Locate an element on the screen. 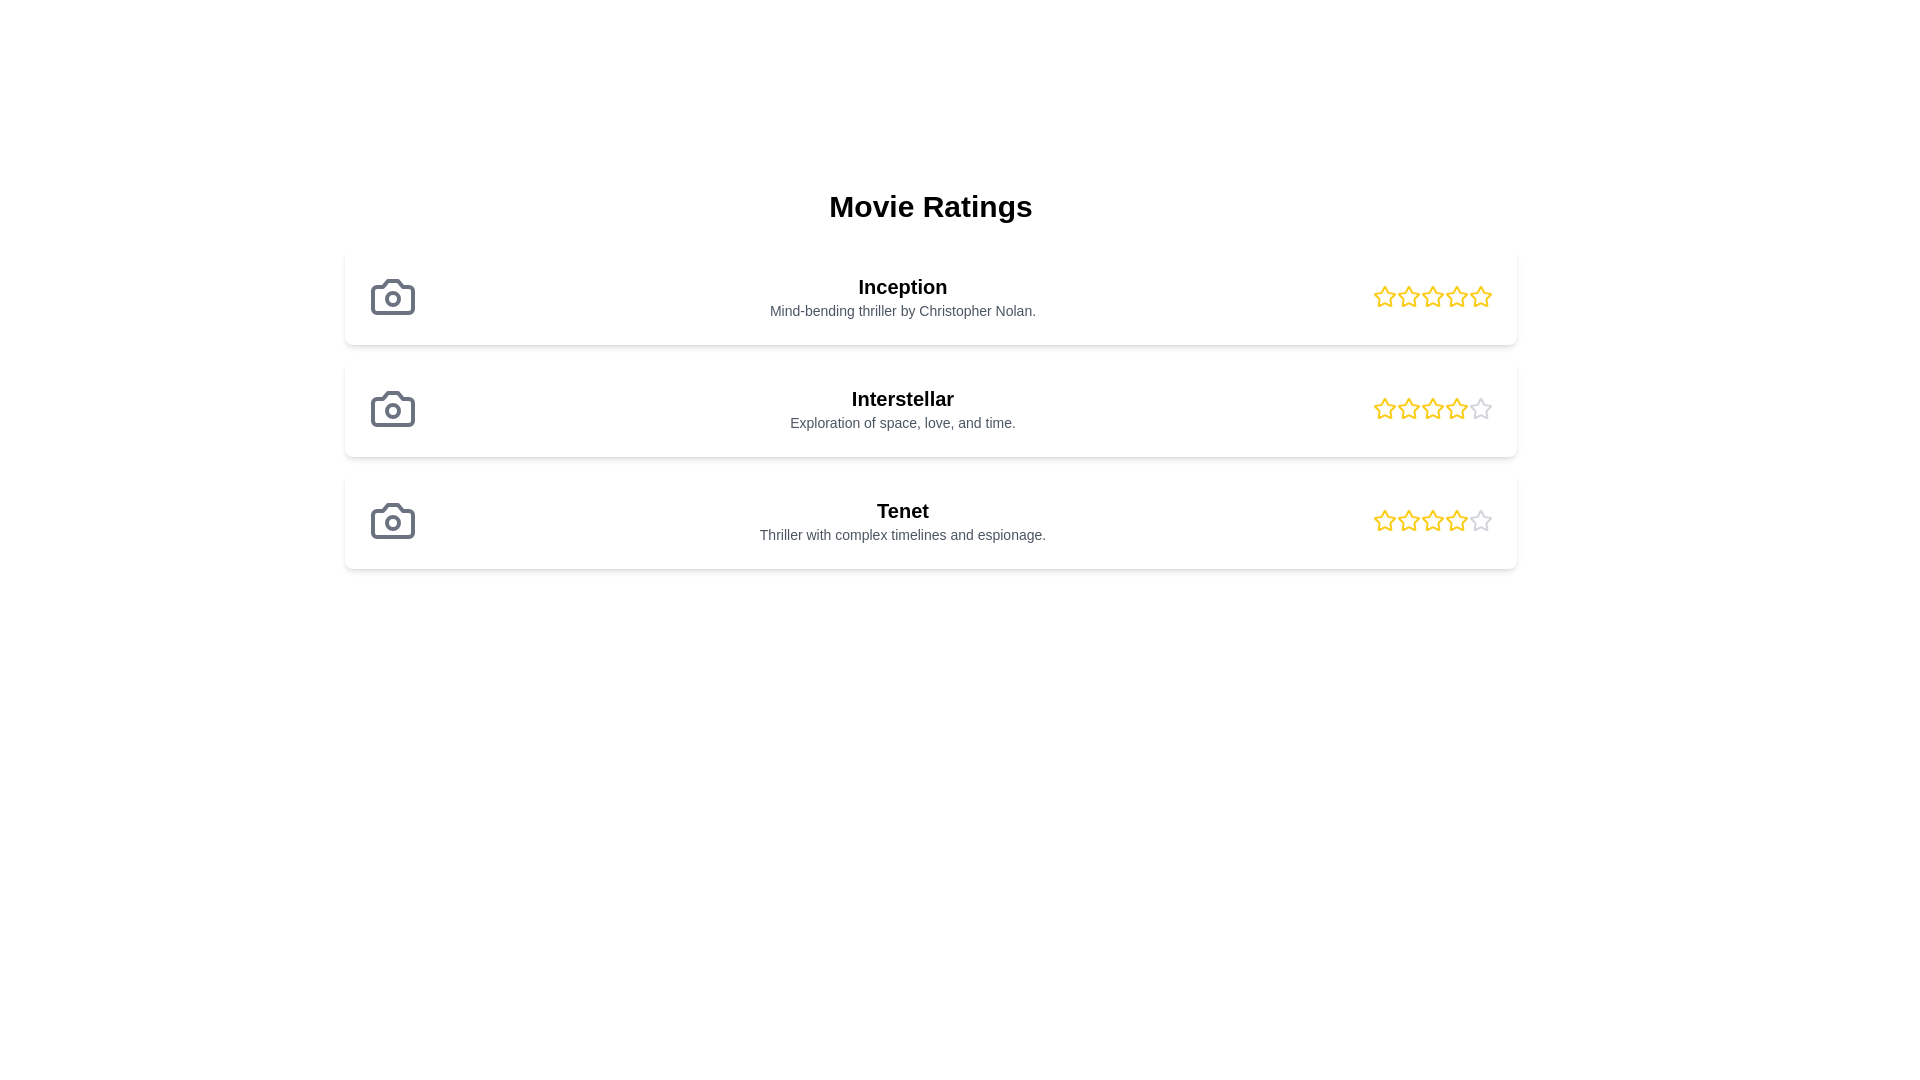 This screenshot has height=1080, width=1920. the SVG camera icon located at the top-left of the third row, characterized by a rectangular body and circular lens, styled in gray with rounded corners is located at coordinates (393, 519).